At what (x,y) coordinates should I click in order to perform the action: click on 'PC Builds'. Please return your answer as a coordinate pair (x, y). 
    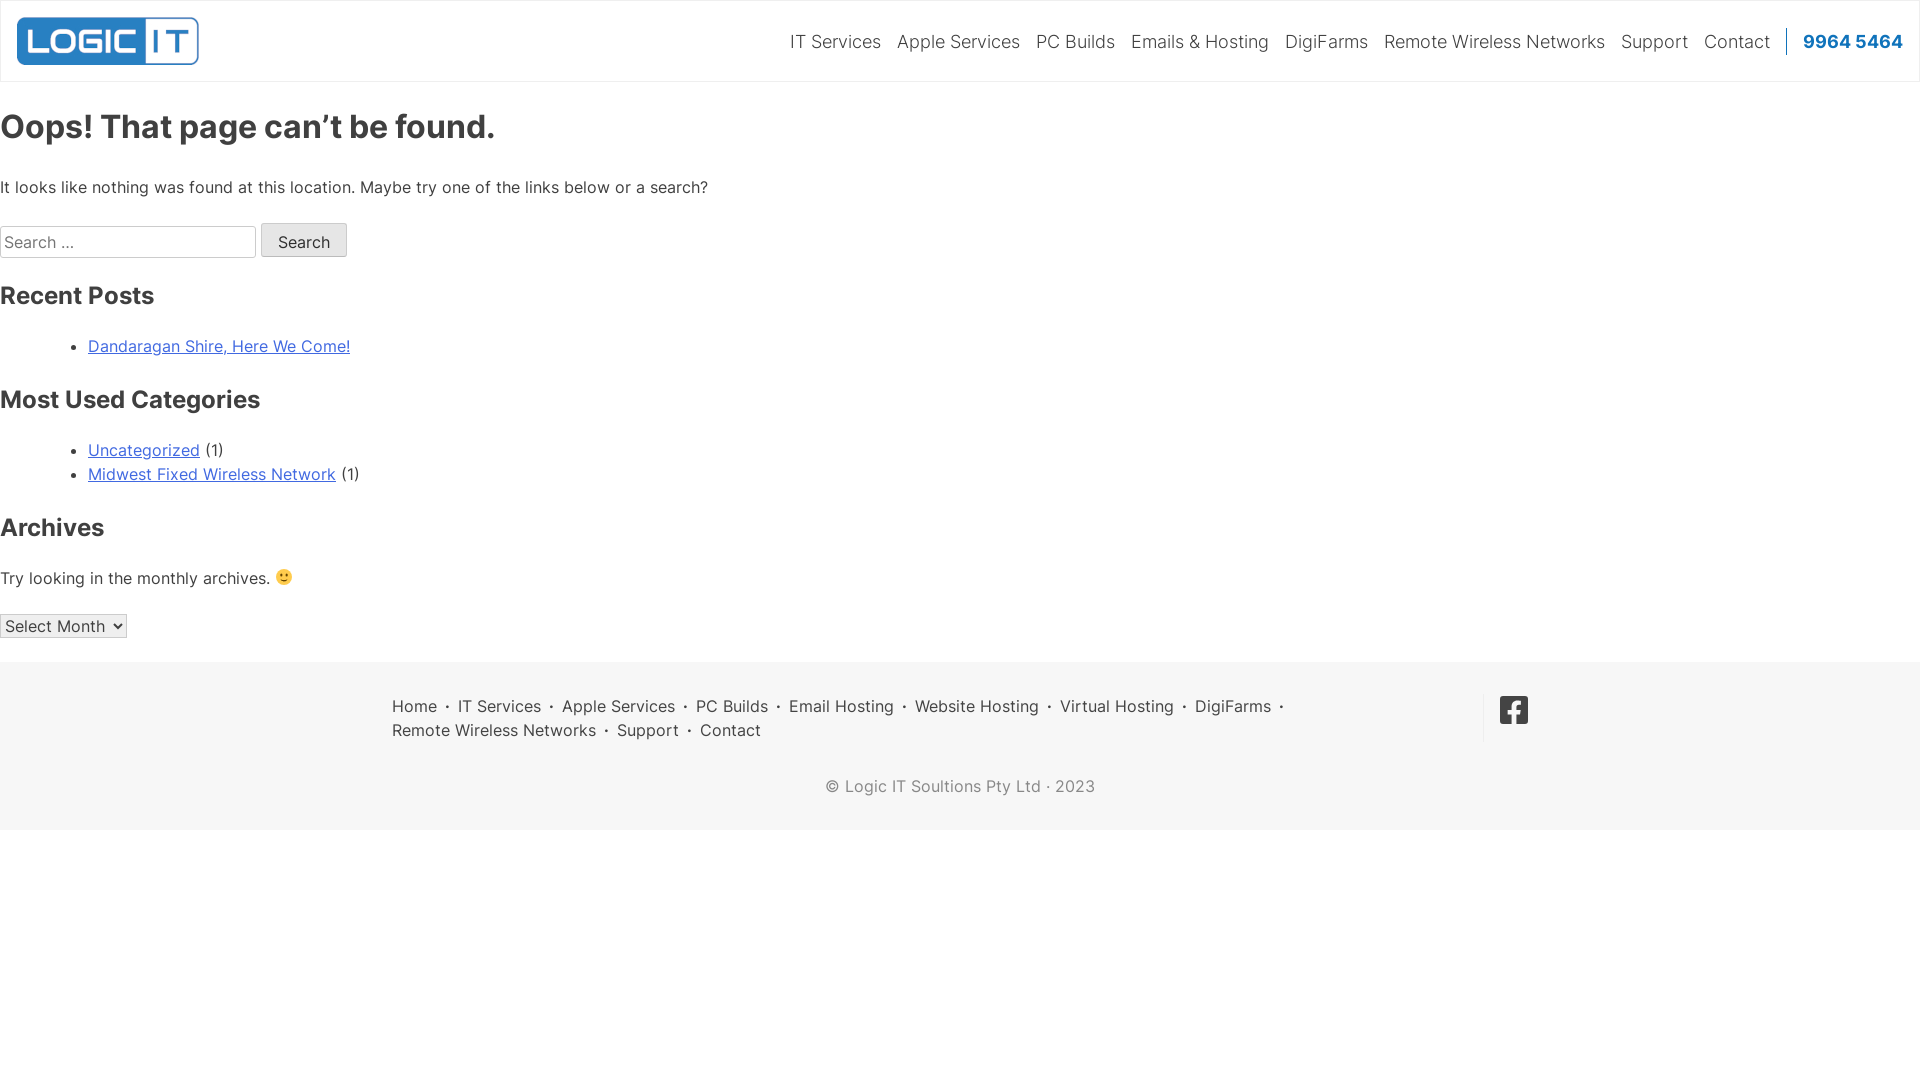
    Looking at the image, I should click on (730, 704).